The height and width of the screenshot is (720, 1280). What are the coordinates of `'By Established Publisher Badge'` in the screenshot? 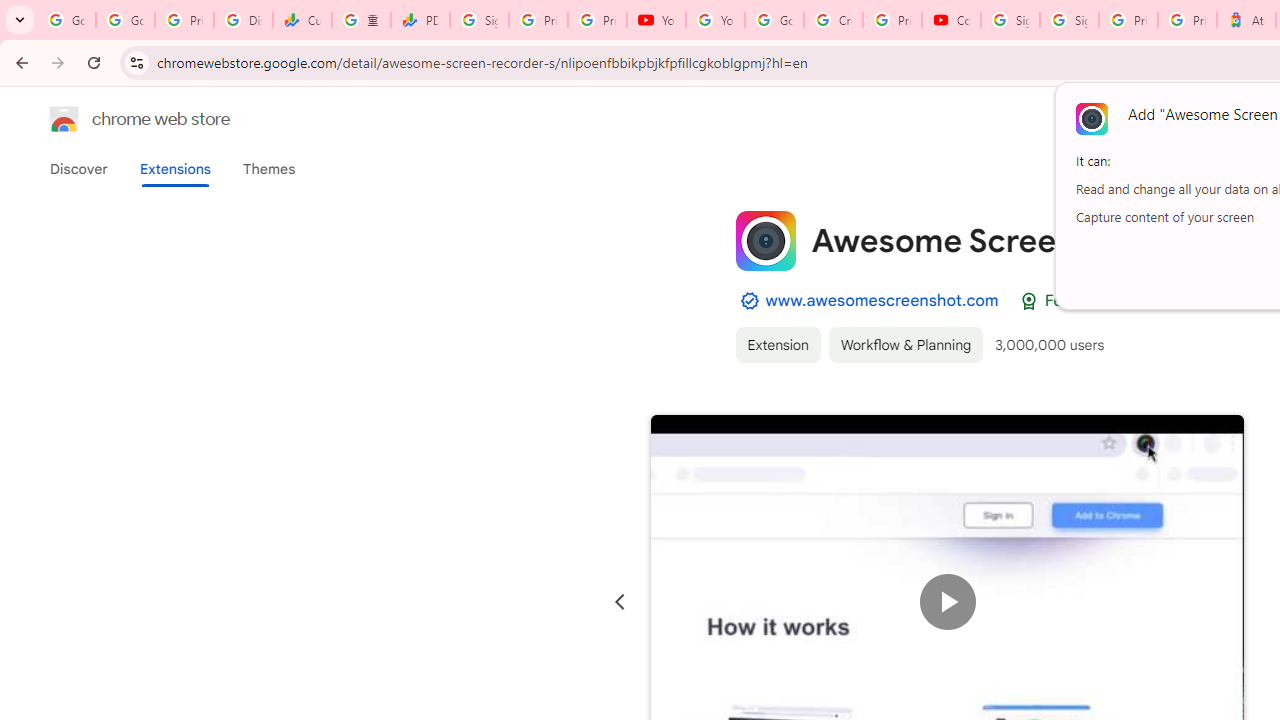 It's located at (748, 301).